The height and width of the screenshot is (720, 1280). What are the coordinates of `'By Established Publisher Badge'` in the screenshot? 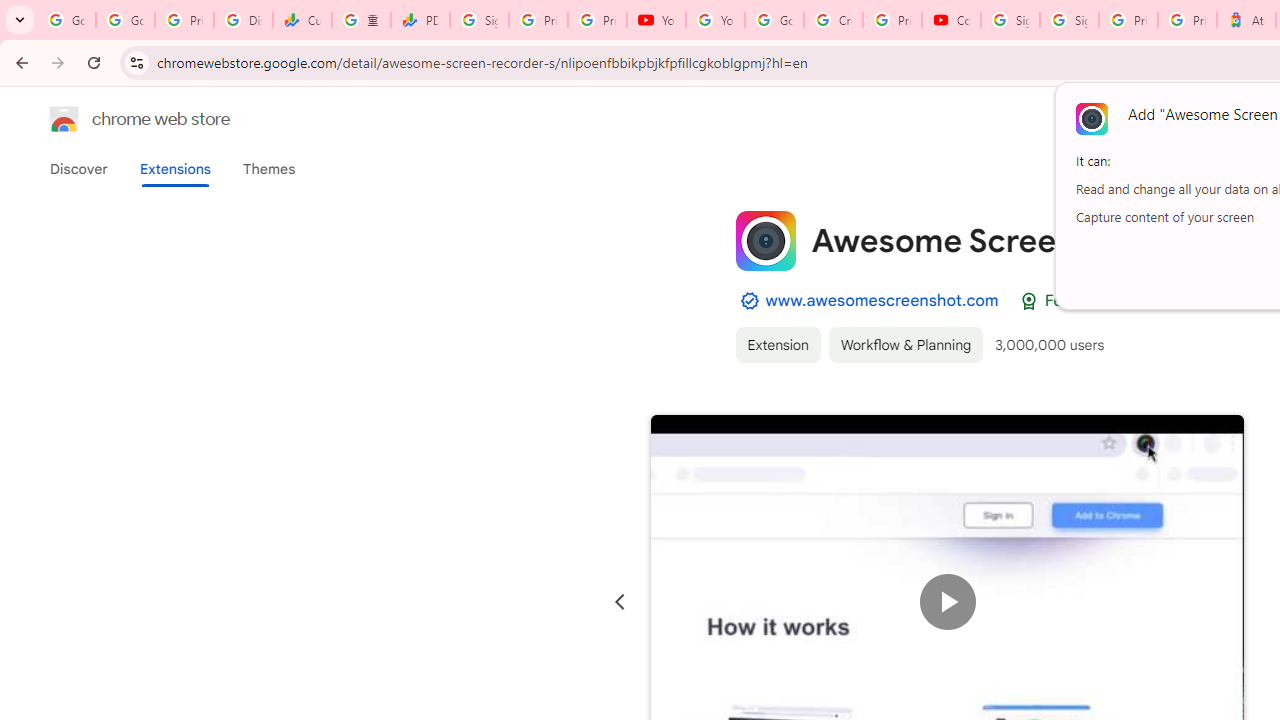 It's located at (748, 301).